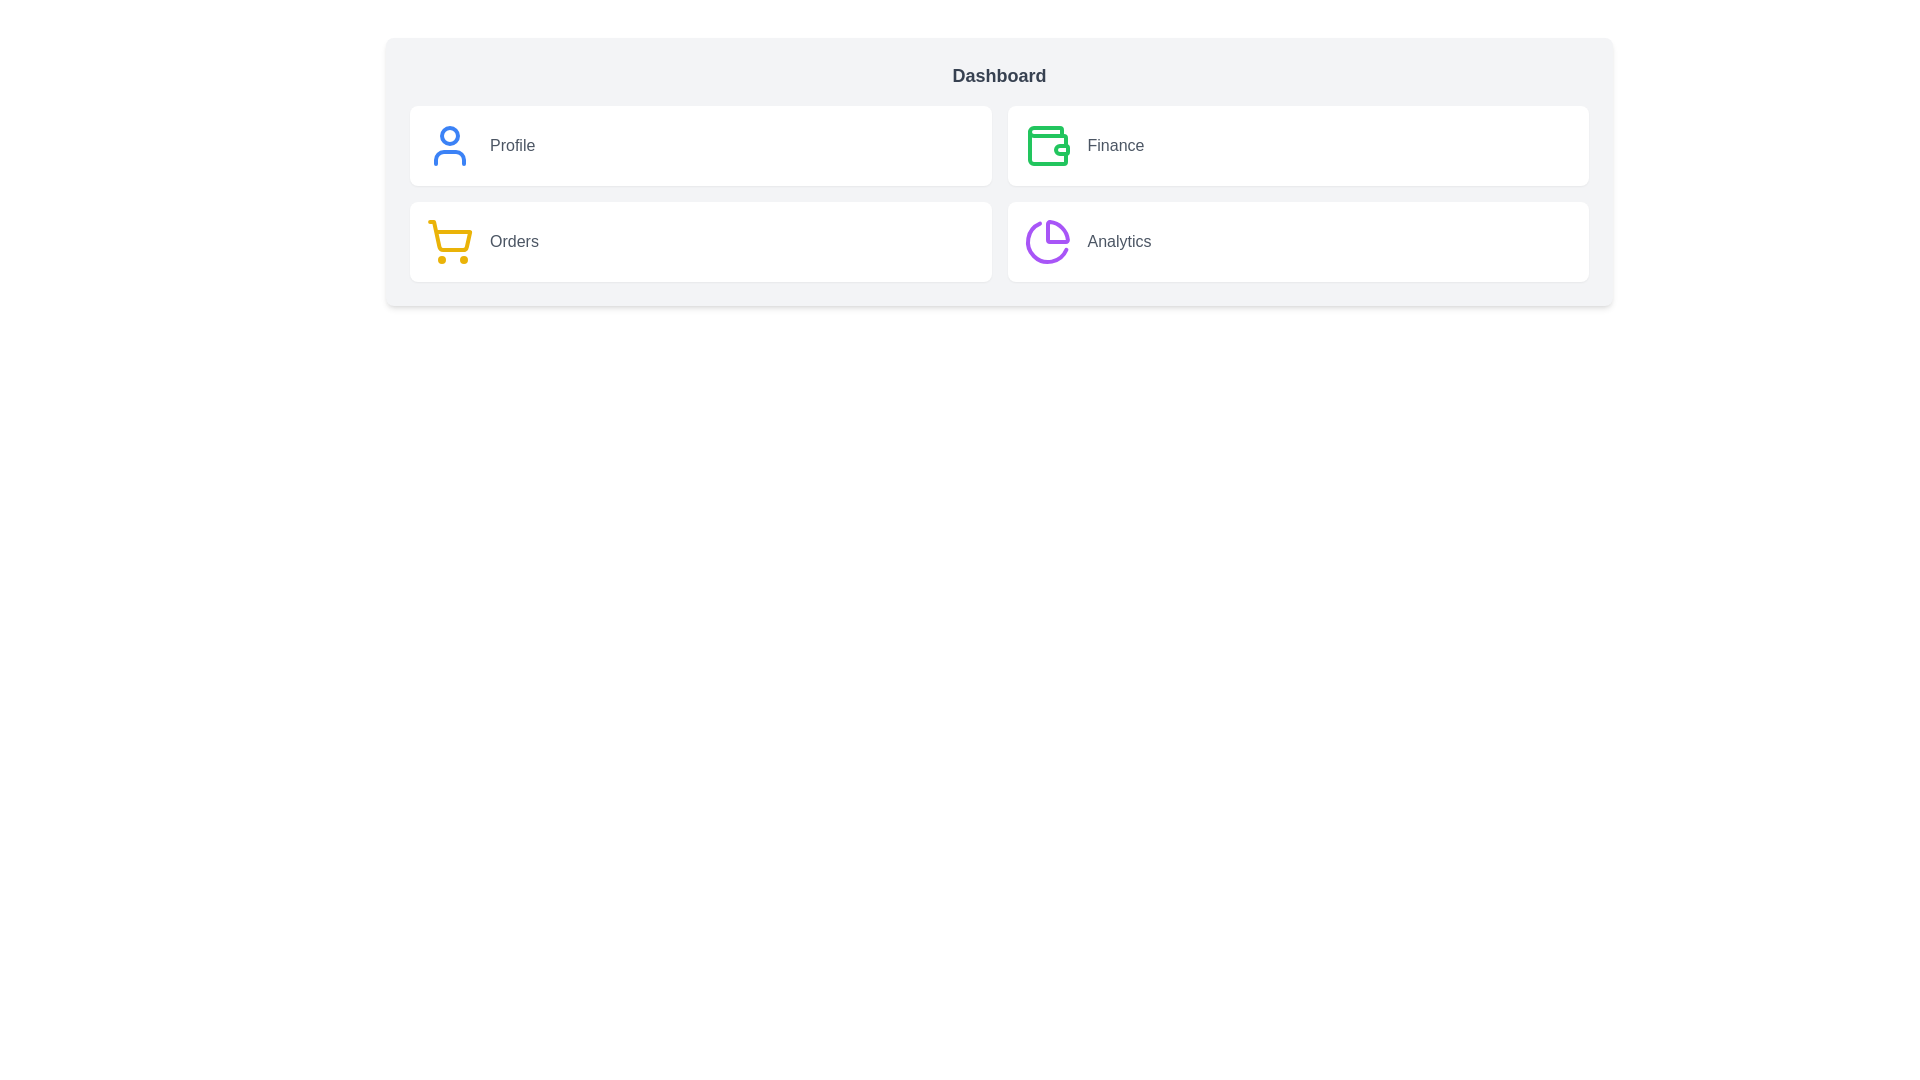 This screenshot has width=1920, height=1080. Describe the element at coordinates (449, 135) in the screenshot. I see `the circular icon with a blue outline located at the top center of the user profile icon in the upper-left corner of the main dashboard area` at that location.